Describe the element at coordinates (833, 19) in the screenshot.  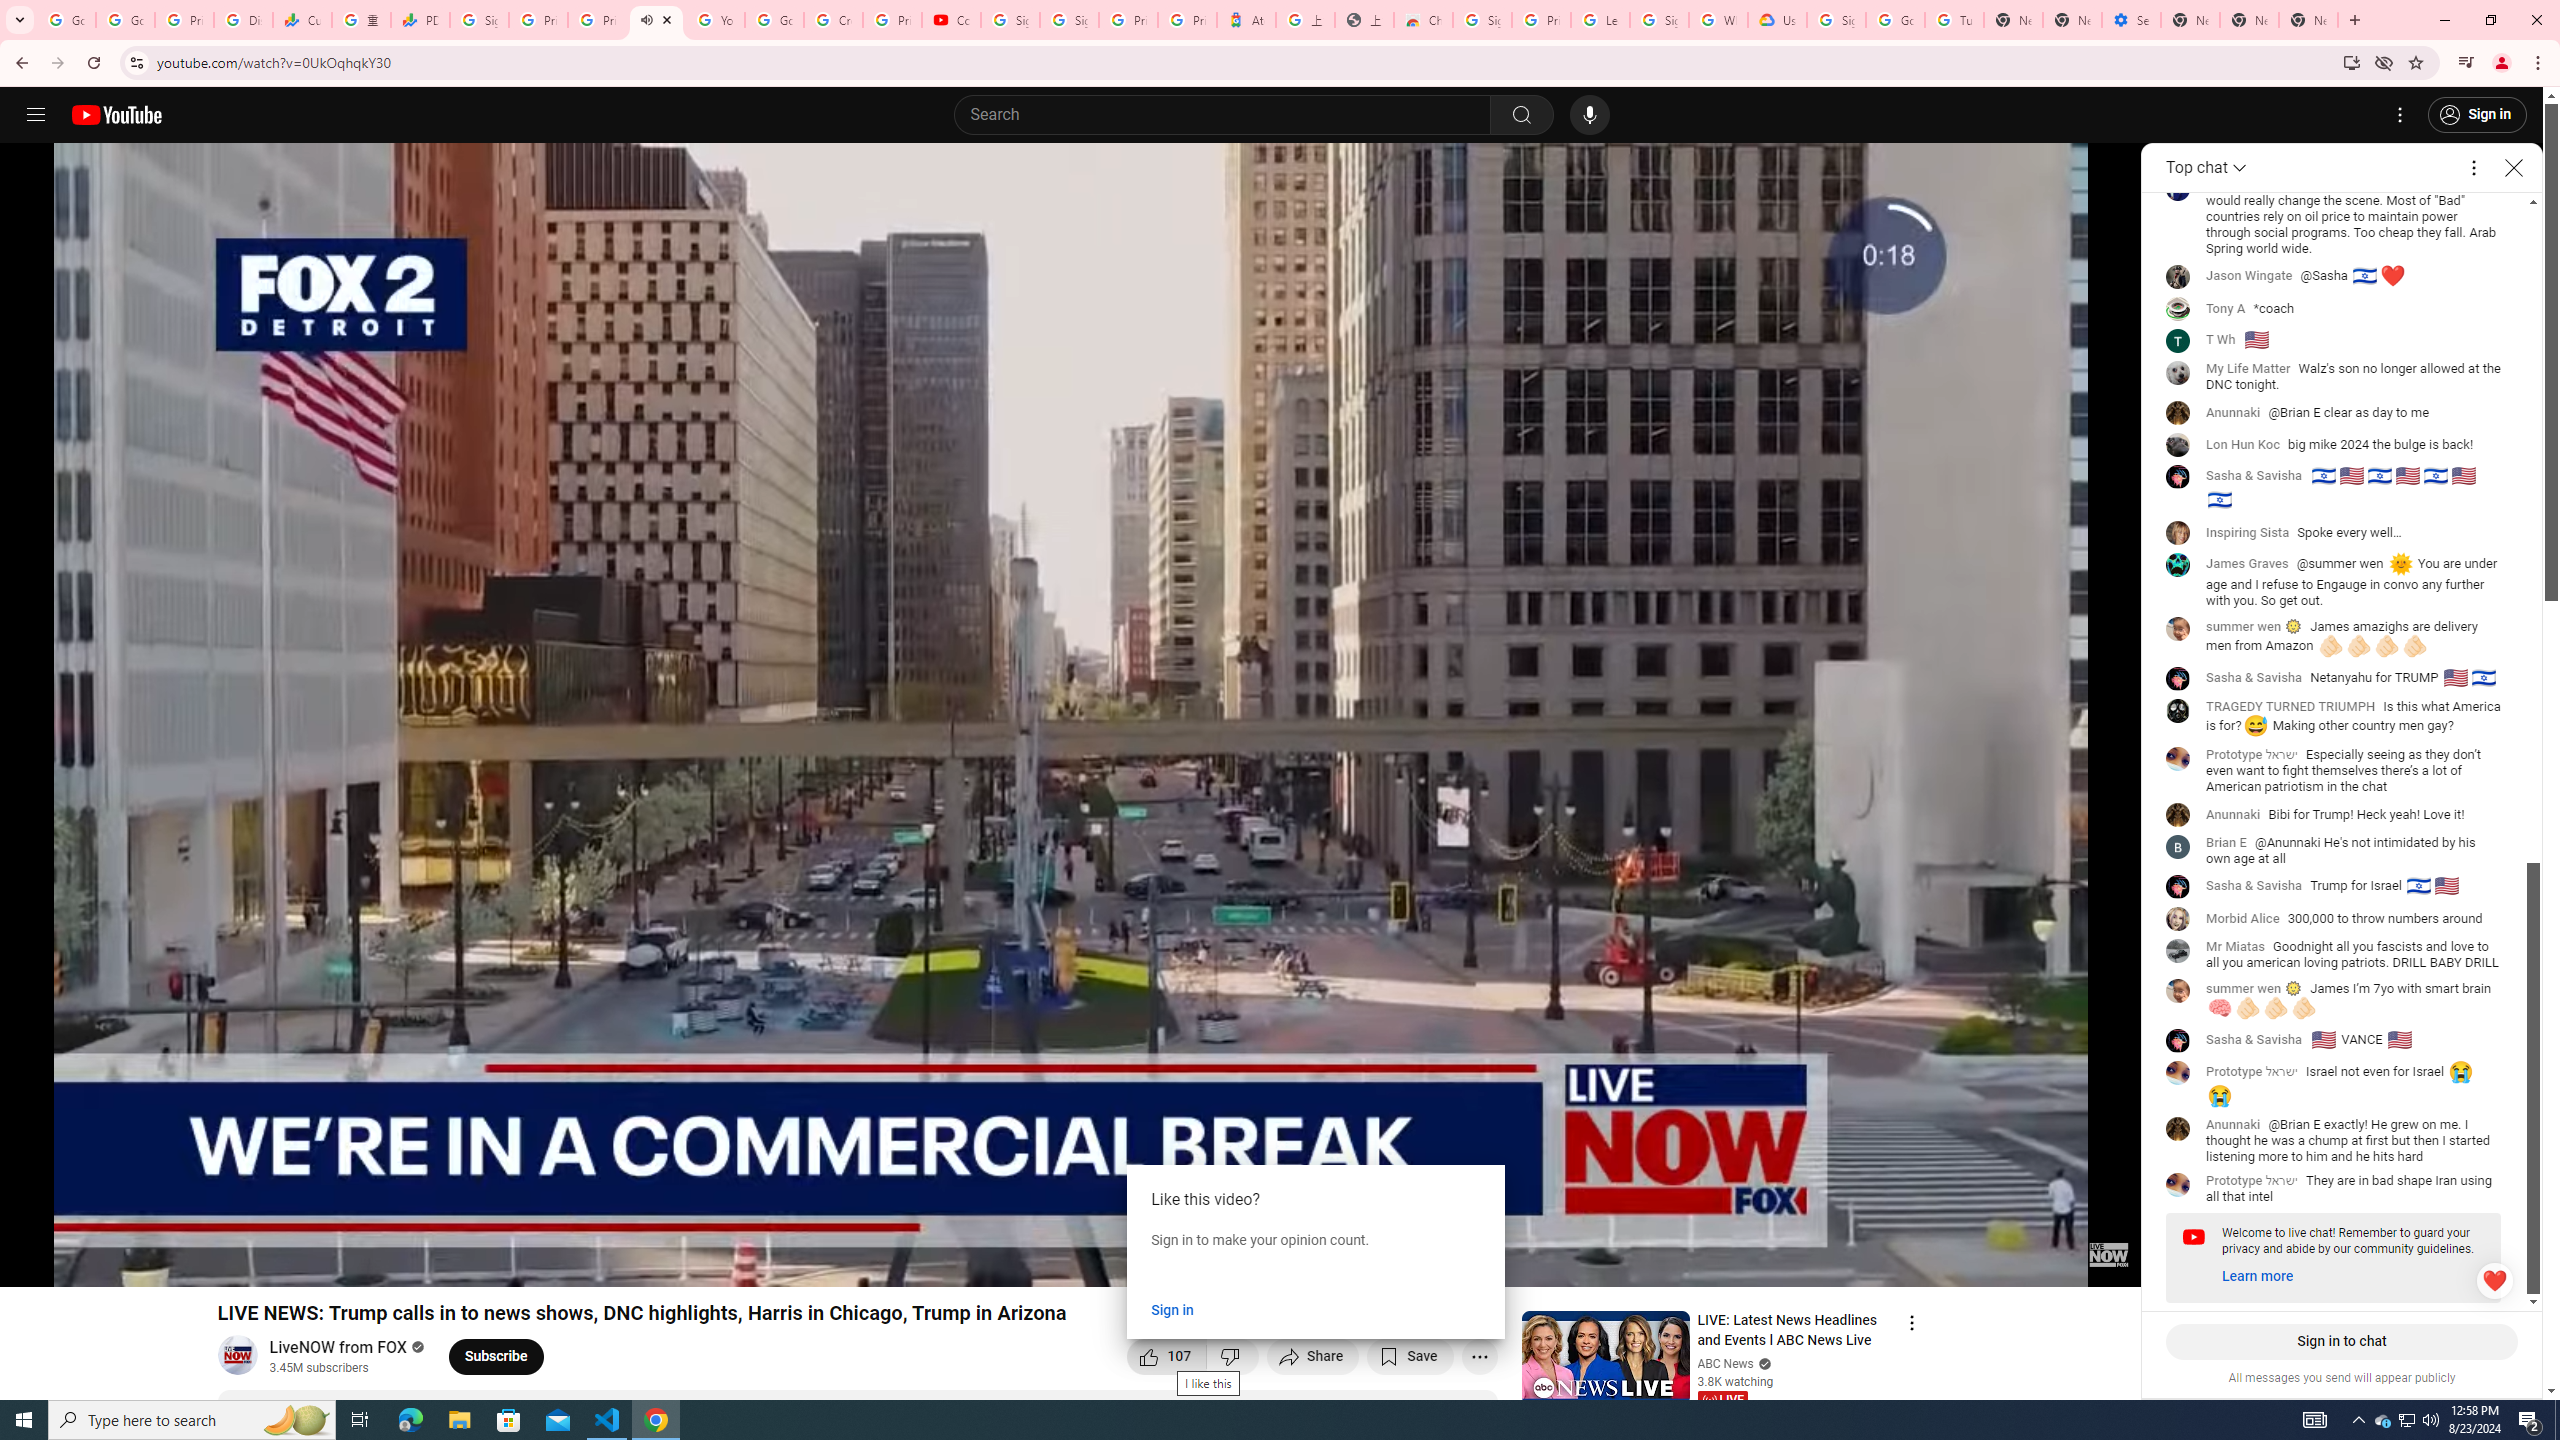
I see `'Create your Google Account'` at that location.